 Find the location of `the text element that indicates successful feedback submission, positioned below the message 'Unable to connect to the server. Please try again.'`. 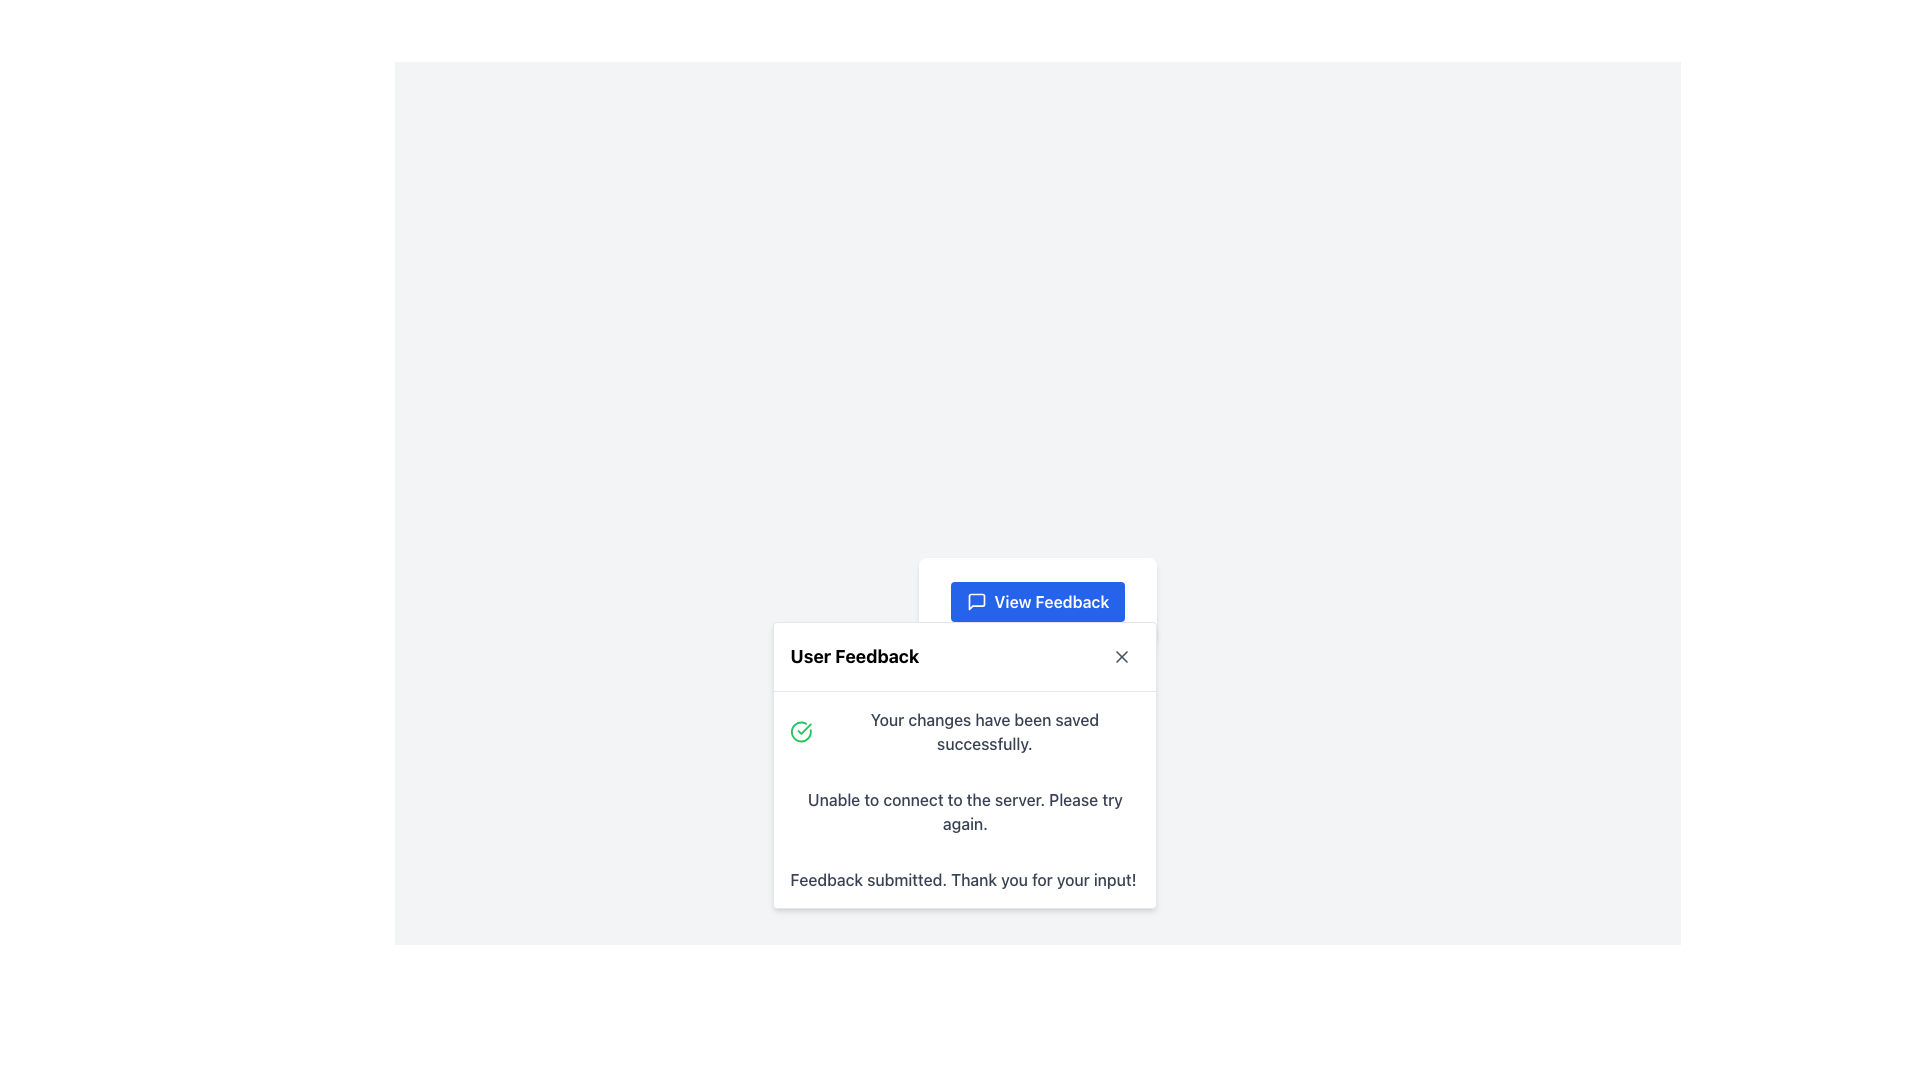

the text element that indicates successful feedback submission, positioned below the message 'Unable to connect to the server. Please try again.' is located at coordinates (965, 878).